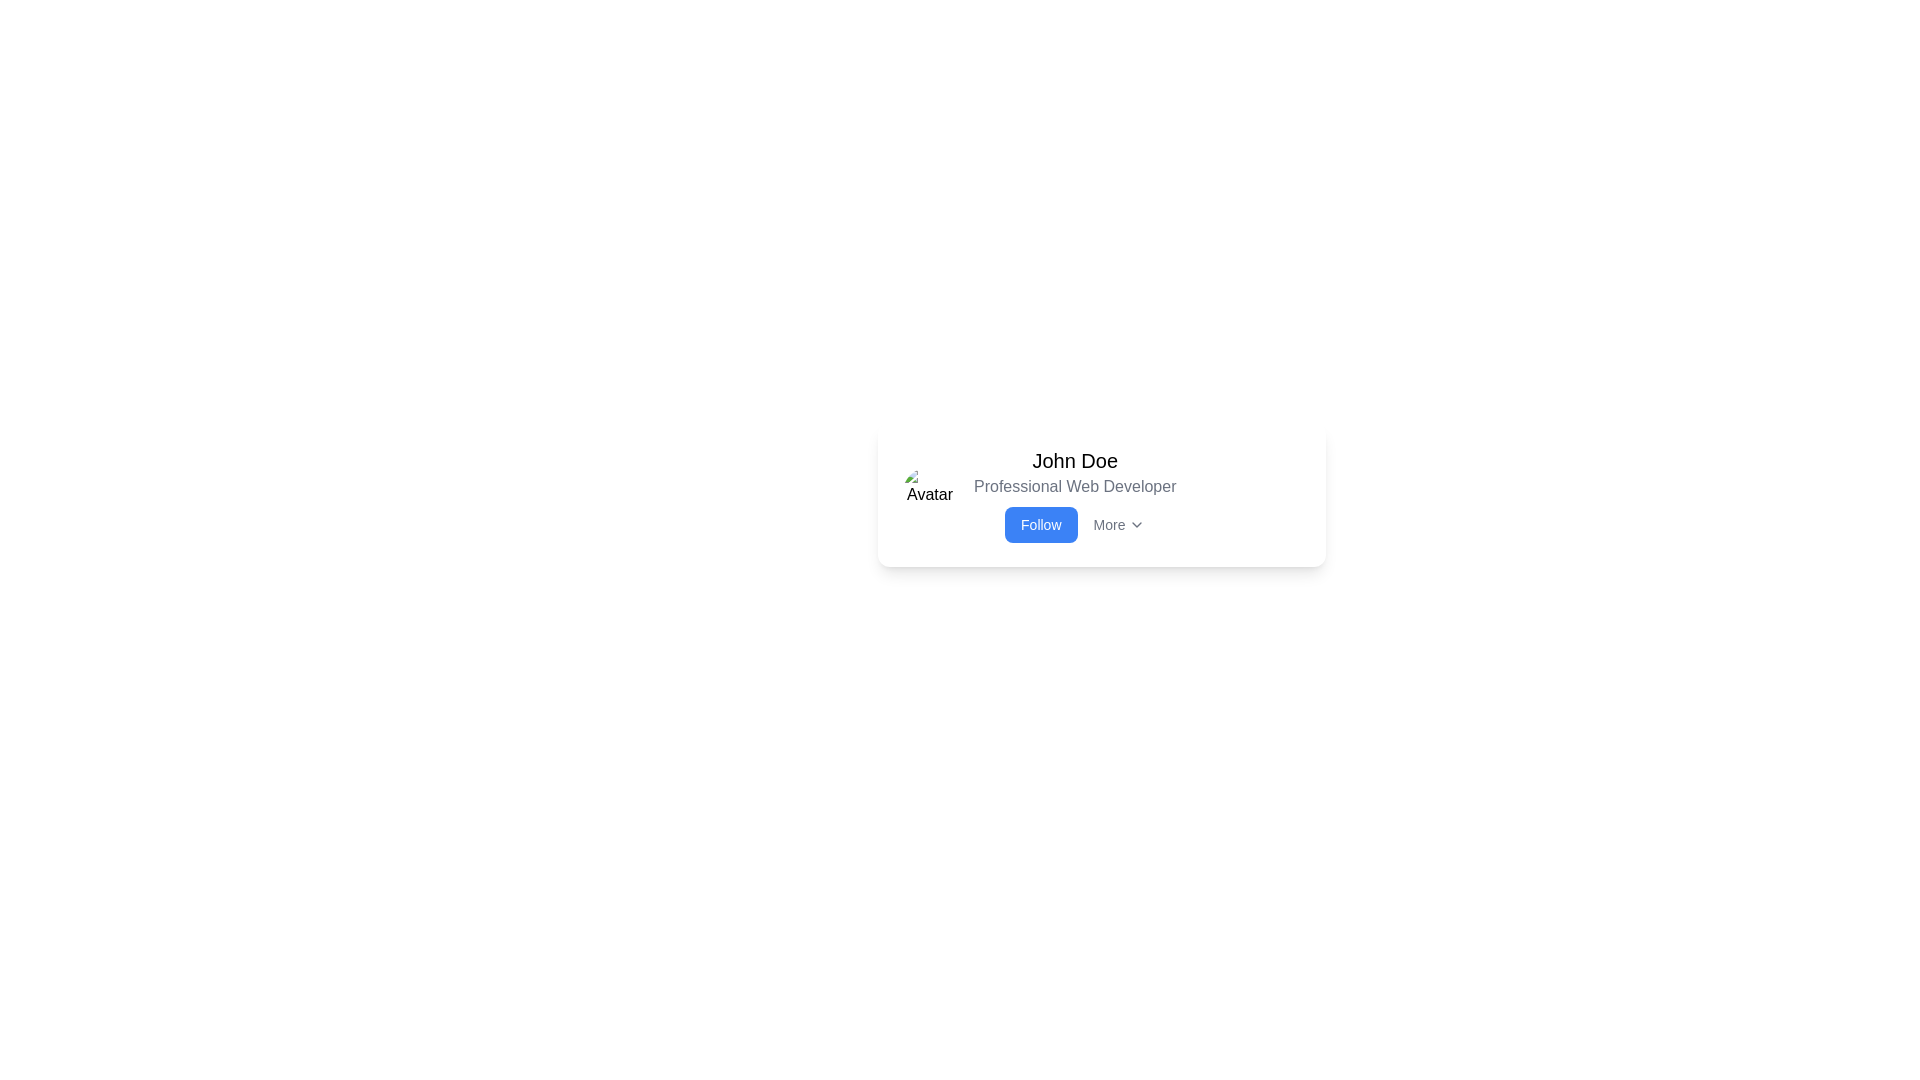  Describe the element at coordinates (1040, 523) in the screenshot. I see `the blue 'Follow' button with white text` at that location.